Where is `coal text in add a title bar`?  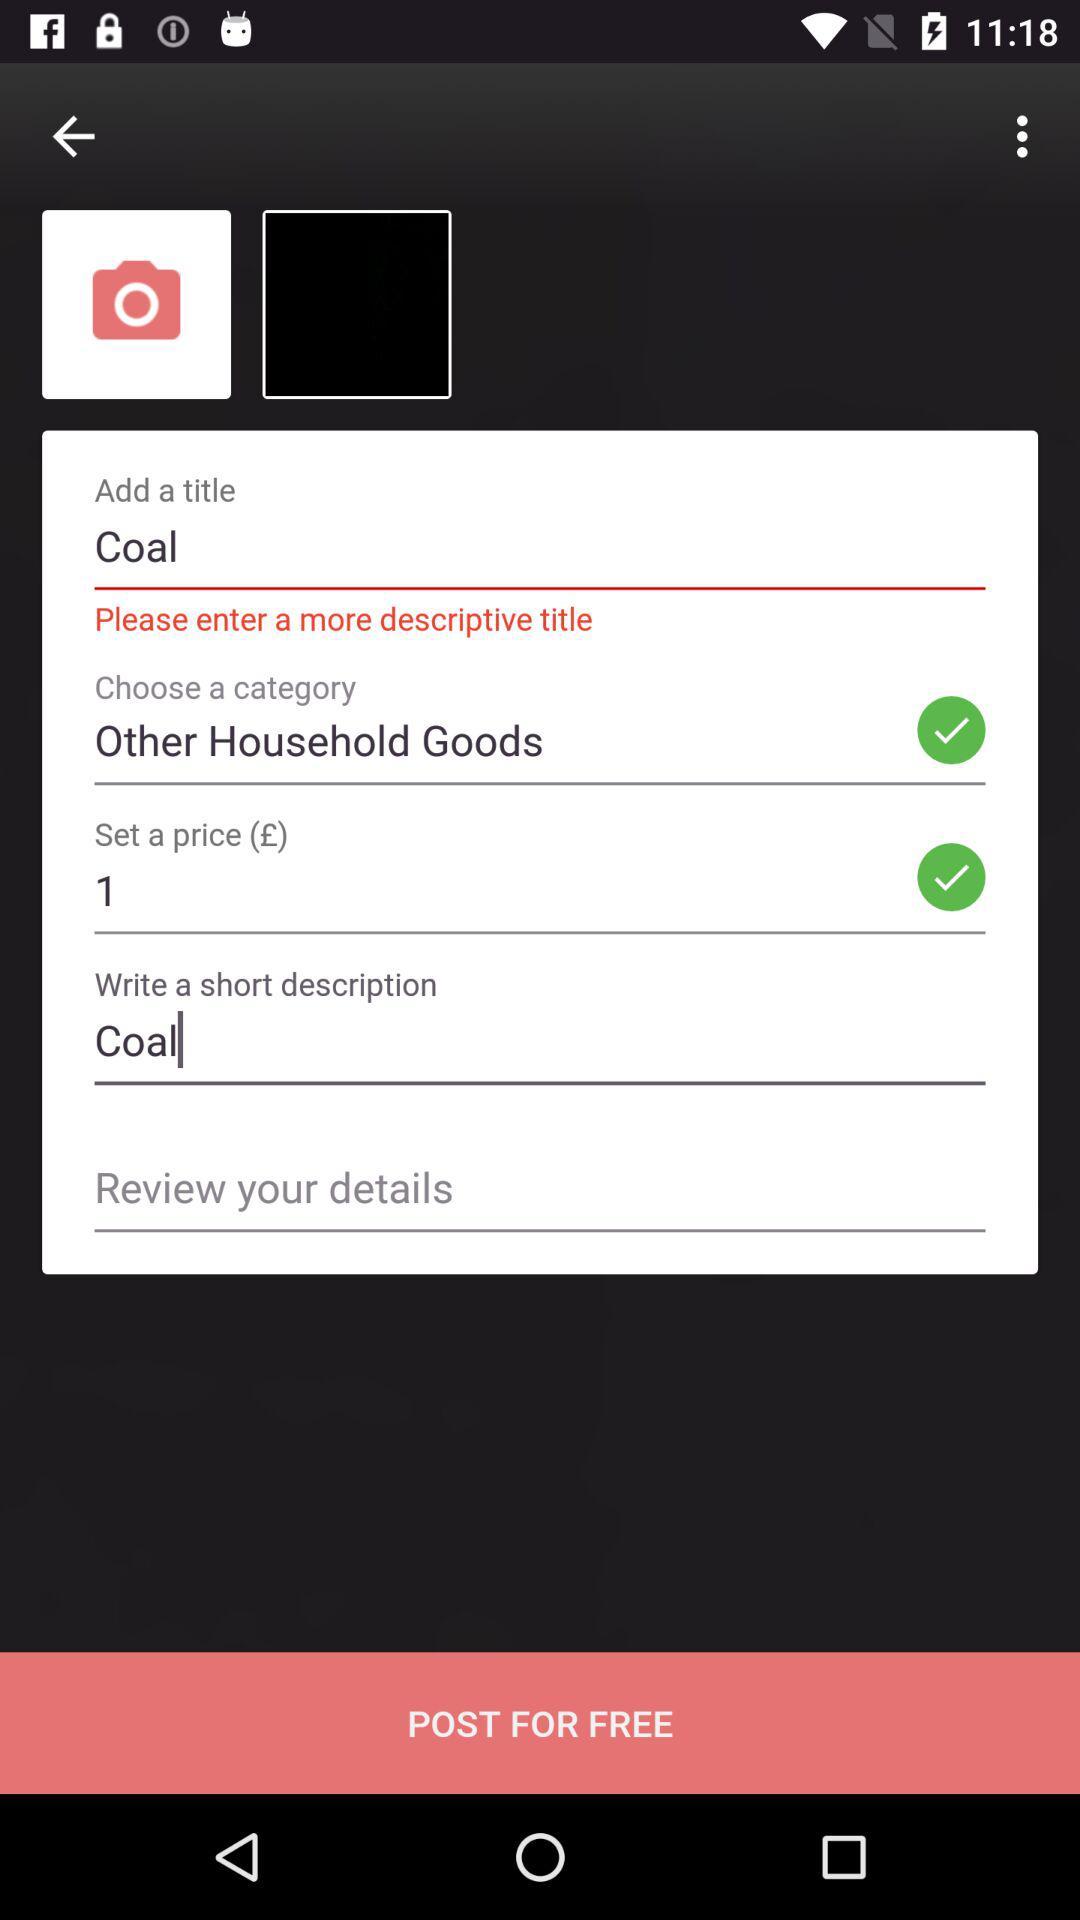
coal text in add a title bar is located at coordinates (540, 546).